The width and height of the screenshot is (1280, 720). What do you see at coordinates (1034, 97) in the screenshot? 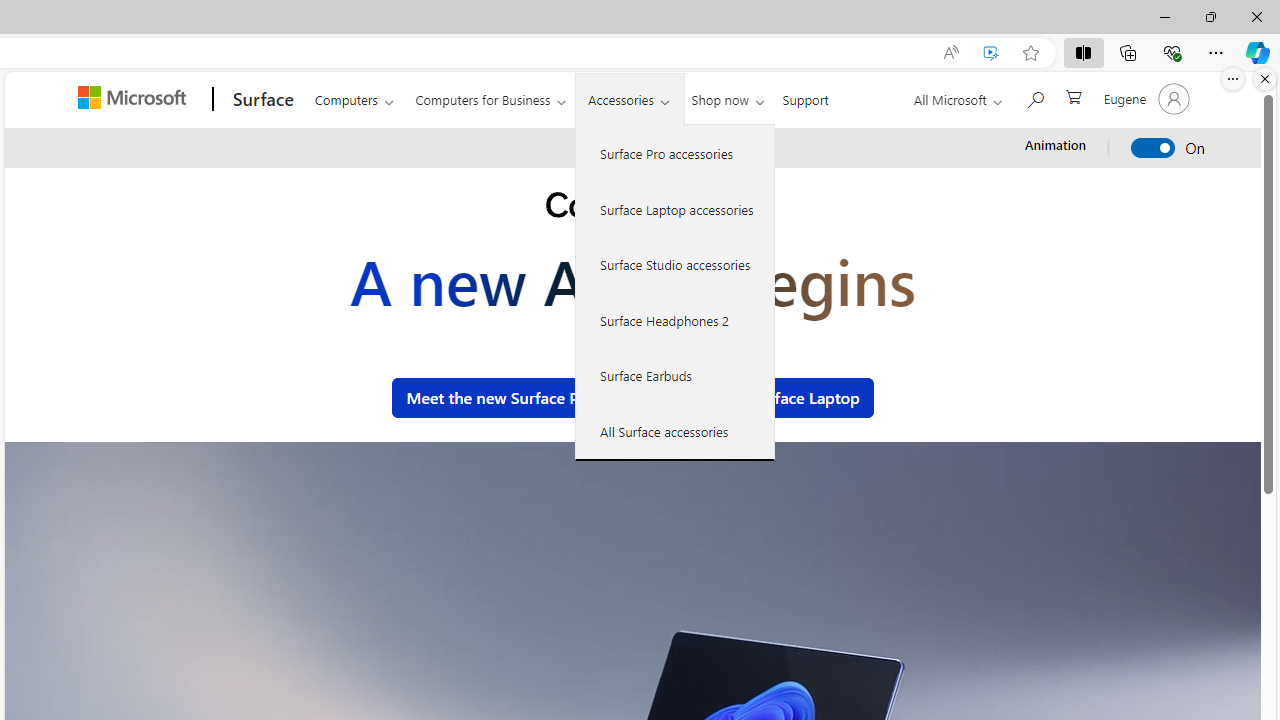
I see `'Search Microsoft.com'` at bounding box center [1034, 97].